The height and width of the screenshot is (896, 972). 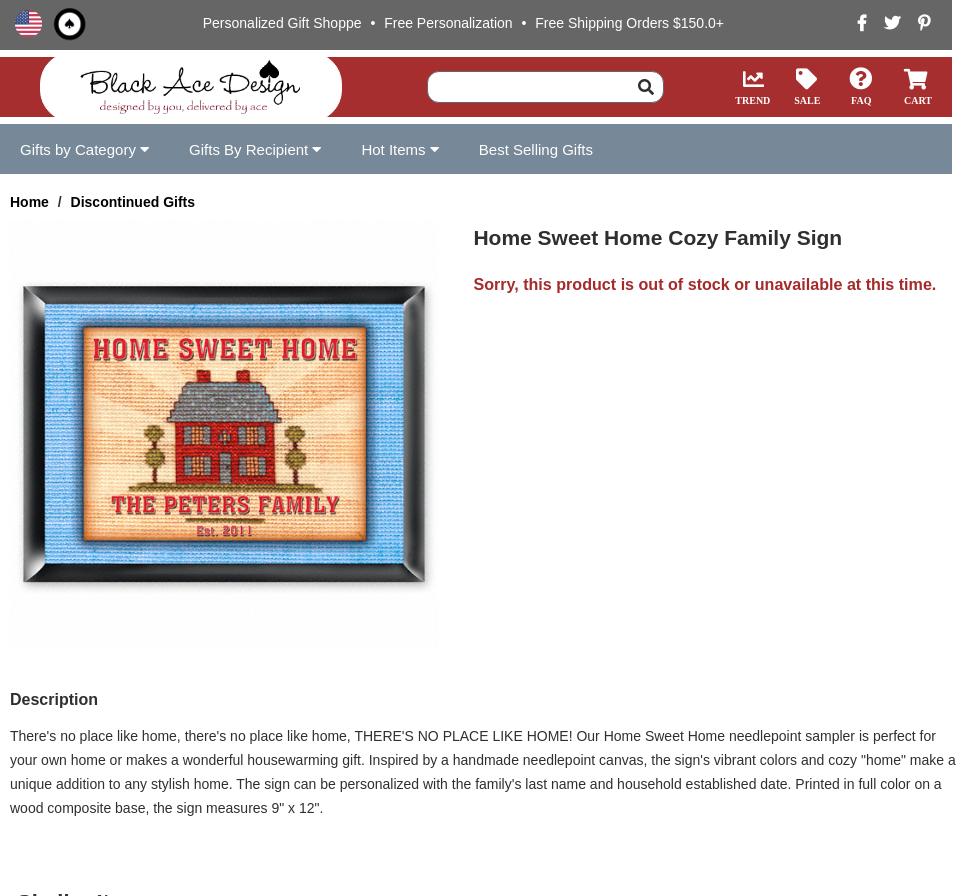 I want to click on 'CART', so click(x=903, y=99).